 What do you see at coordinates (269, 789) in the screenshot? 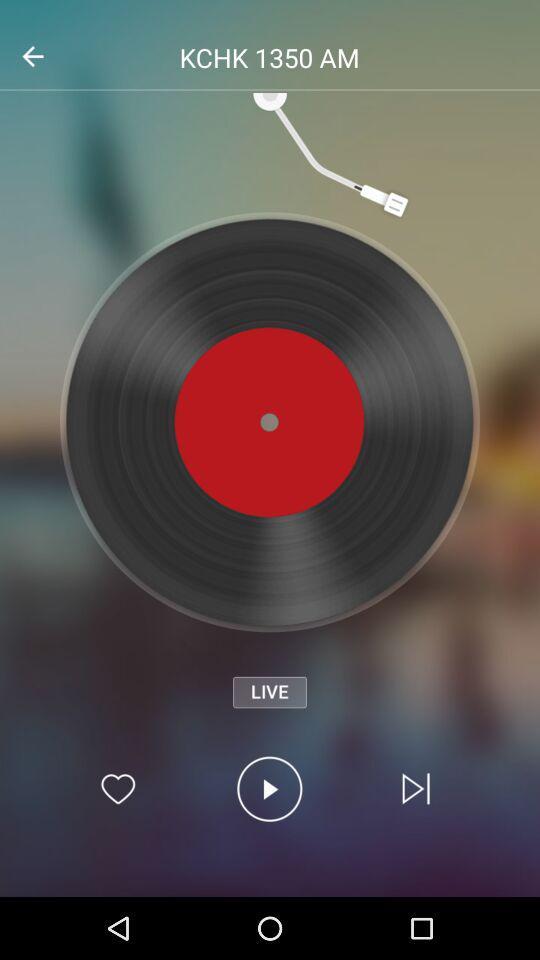
I see `the play icon` at bounding box center [269, 789].